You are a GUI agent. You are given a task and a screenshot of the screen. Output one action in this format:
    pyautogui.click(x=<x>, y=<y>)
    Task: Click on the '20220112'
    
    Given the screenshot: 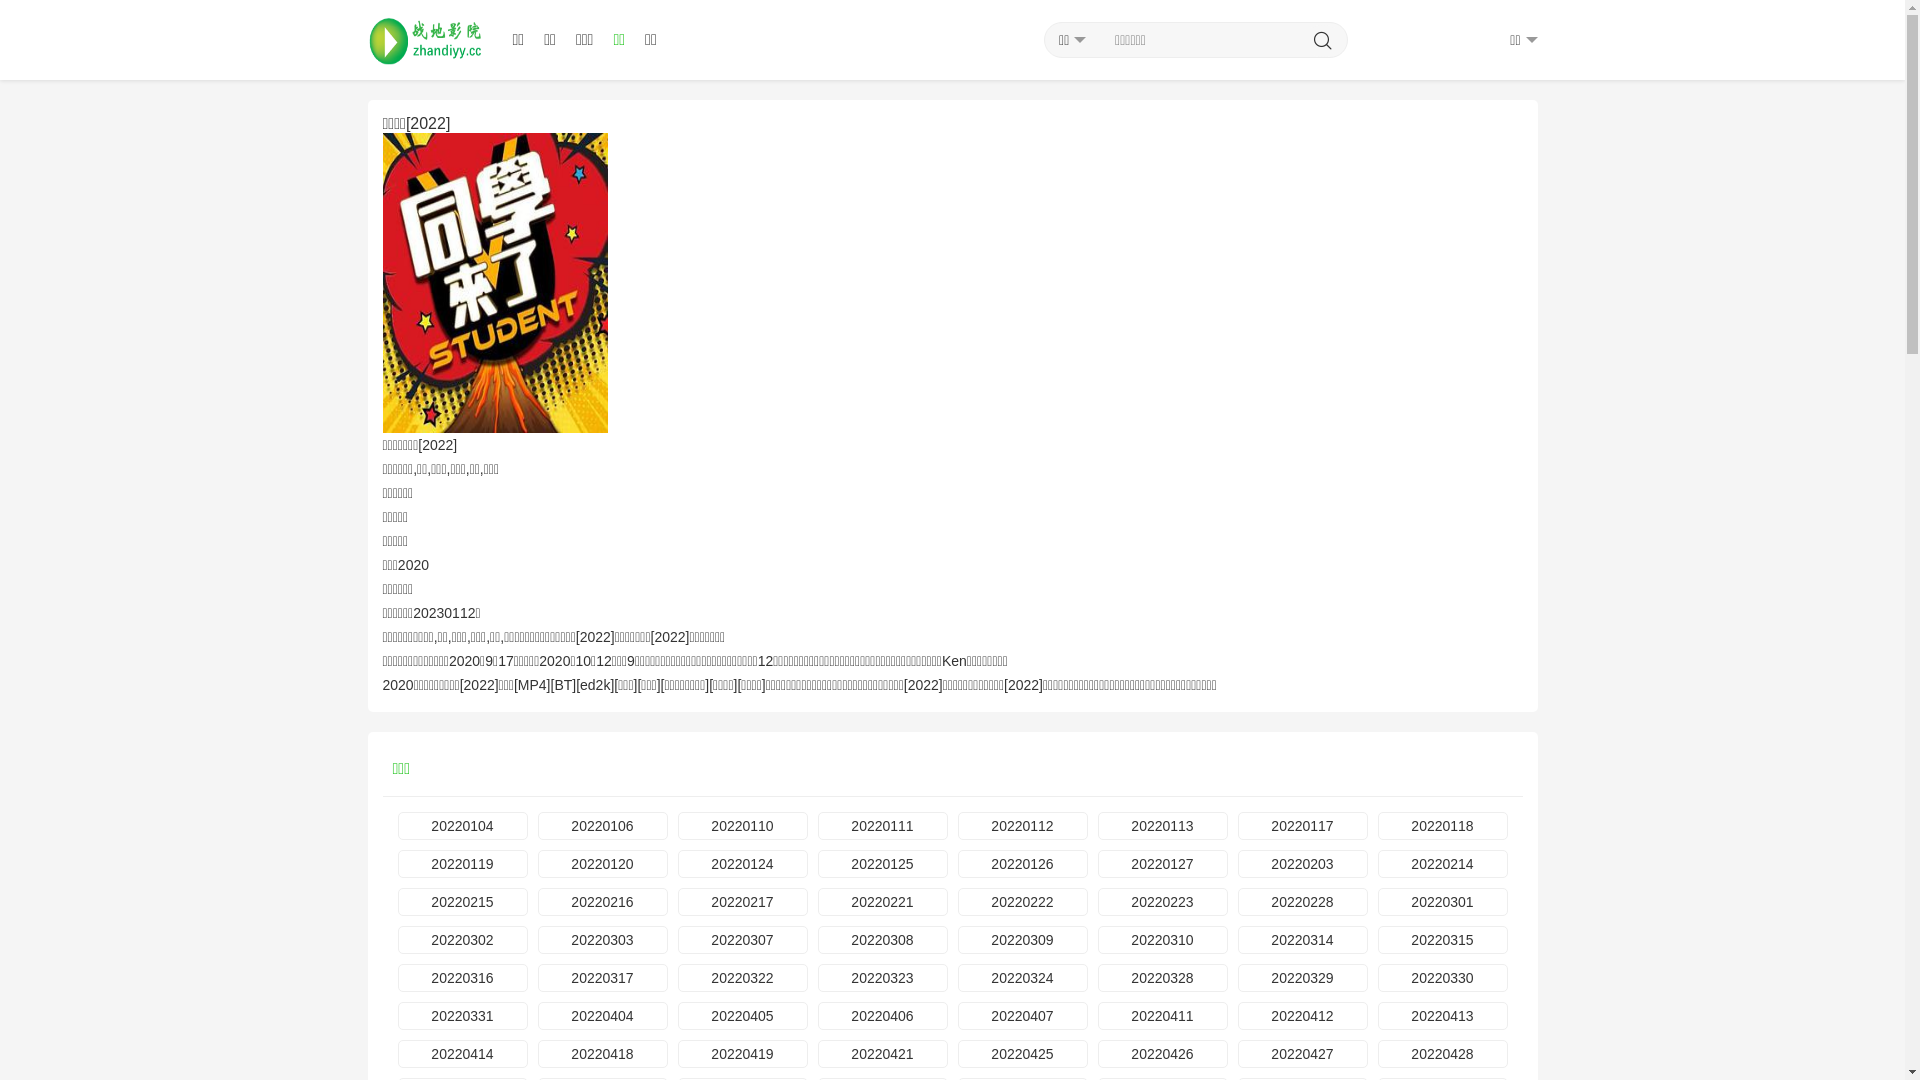 What is the action you would take?
    pyautogui.click(x=1022, y=825)
    